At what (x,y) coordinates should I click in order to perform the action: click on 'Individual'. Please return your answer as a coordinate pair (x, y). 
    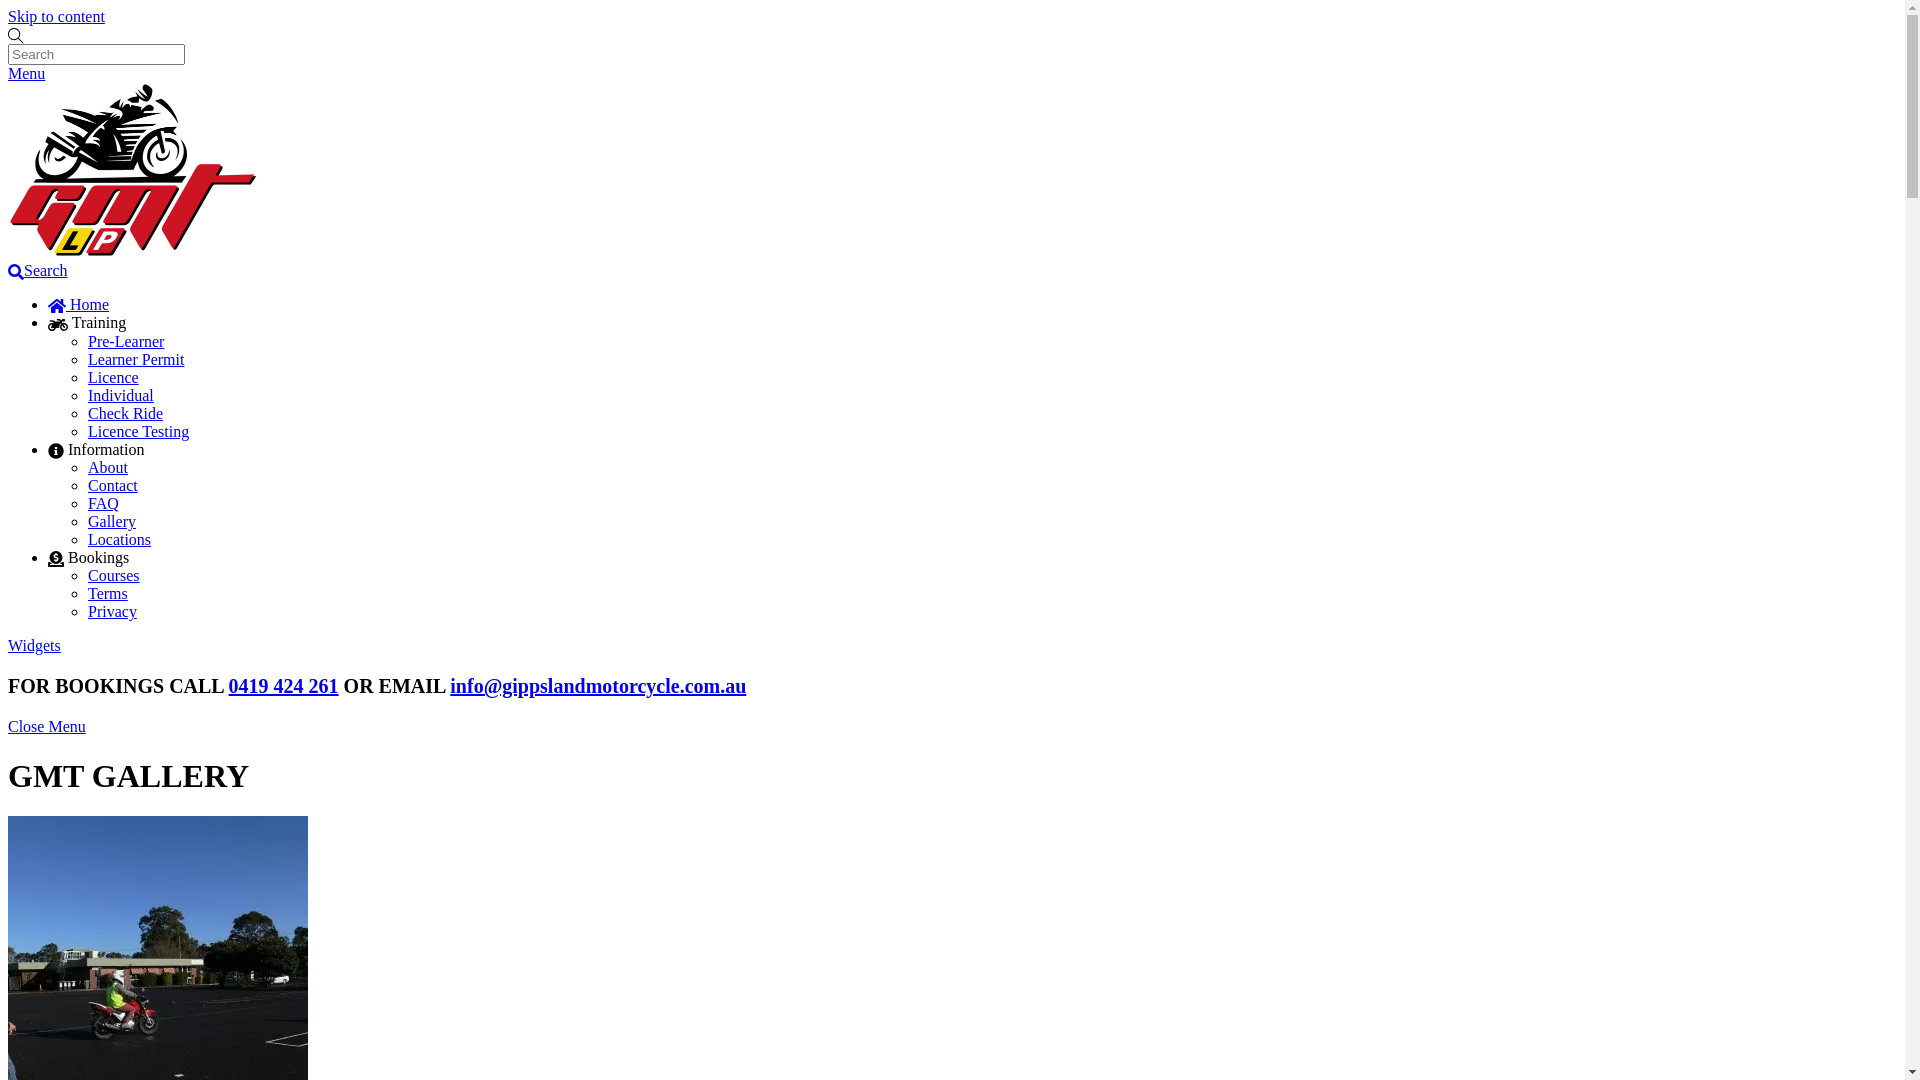
    Looking at the image, I should click on (119, 395).